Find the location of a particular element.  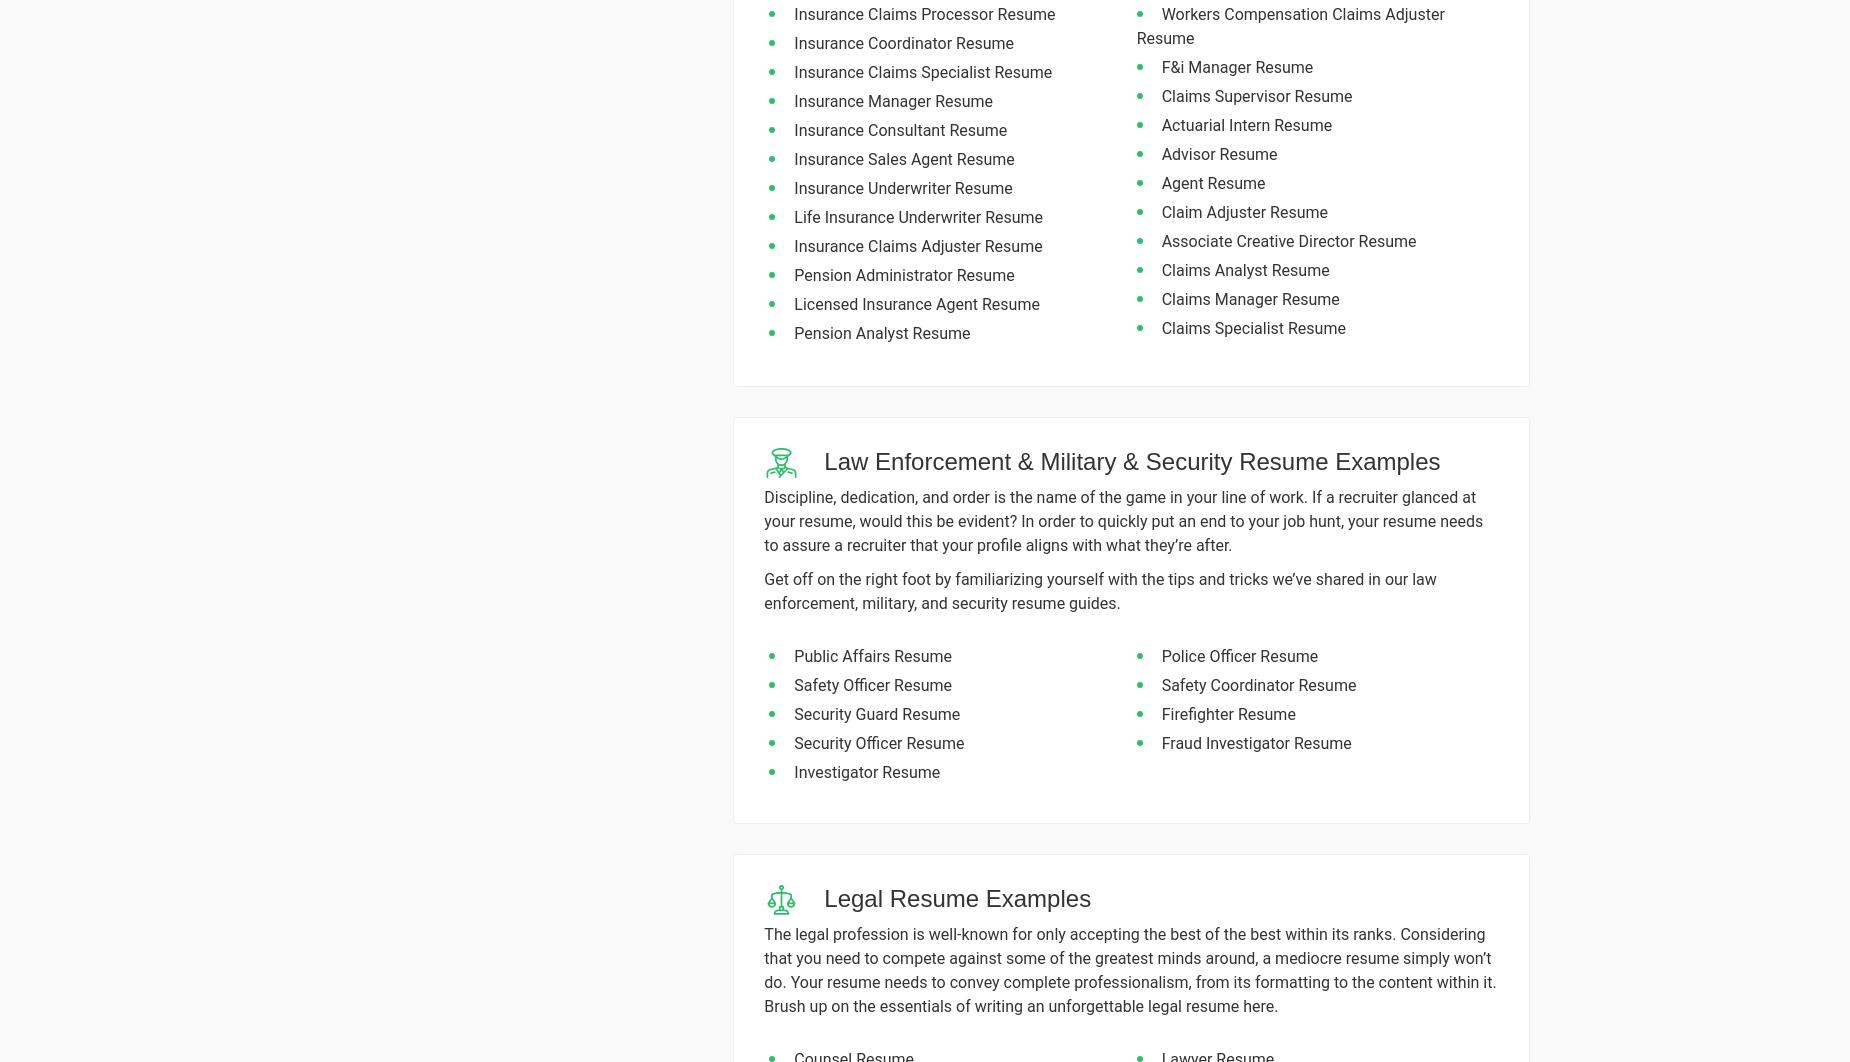

'Pension Analyst Resume' is located at coordinates (882, 331).